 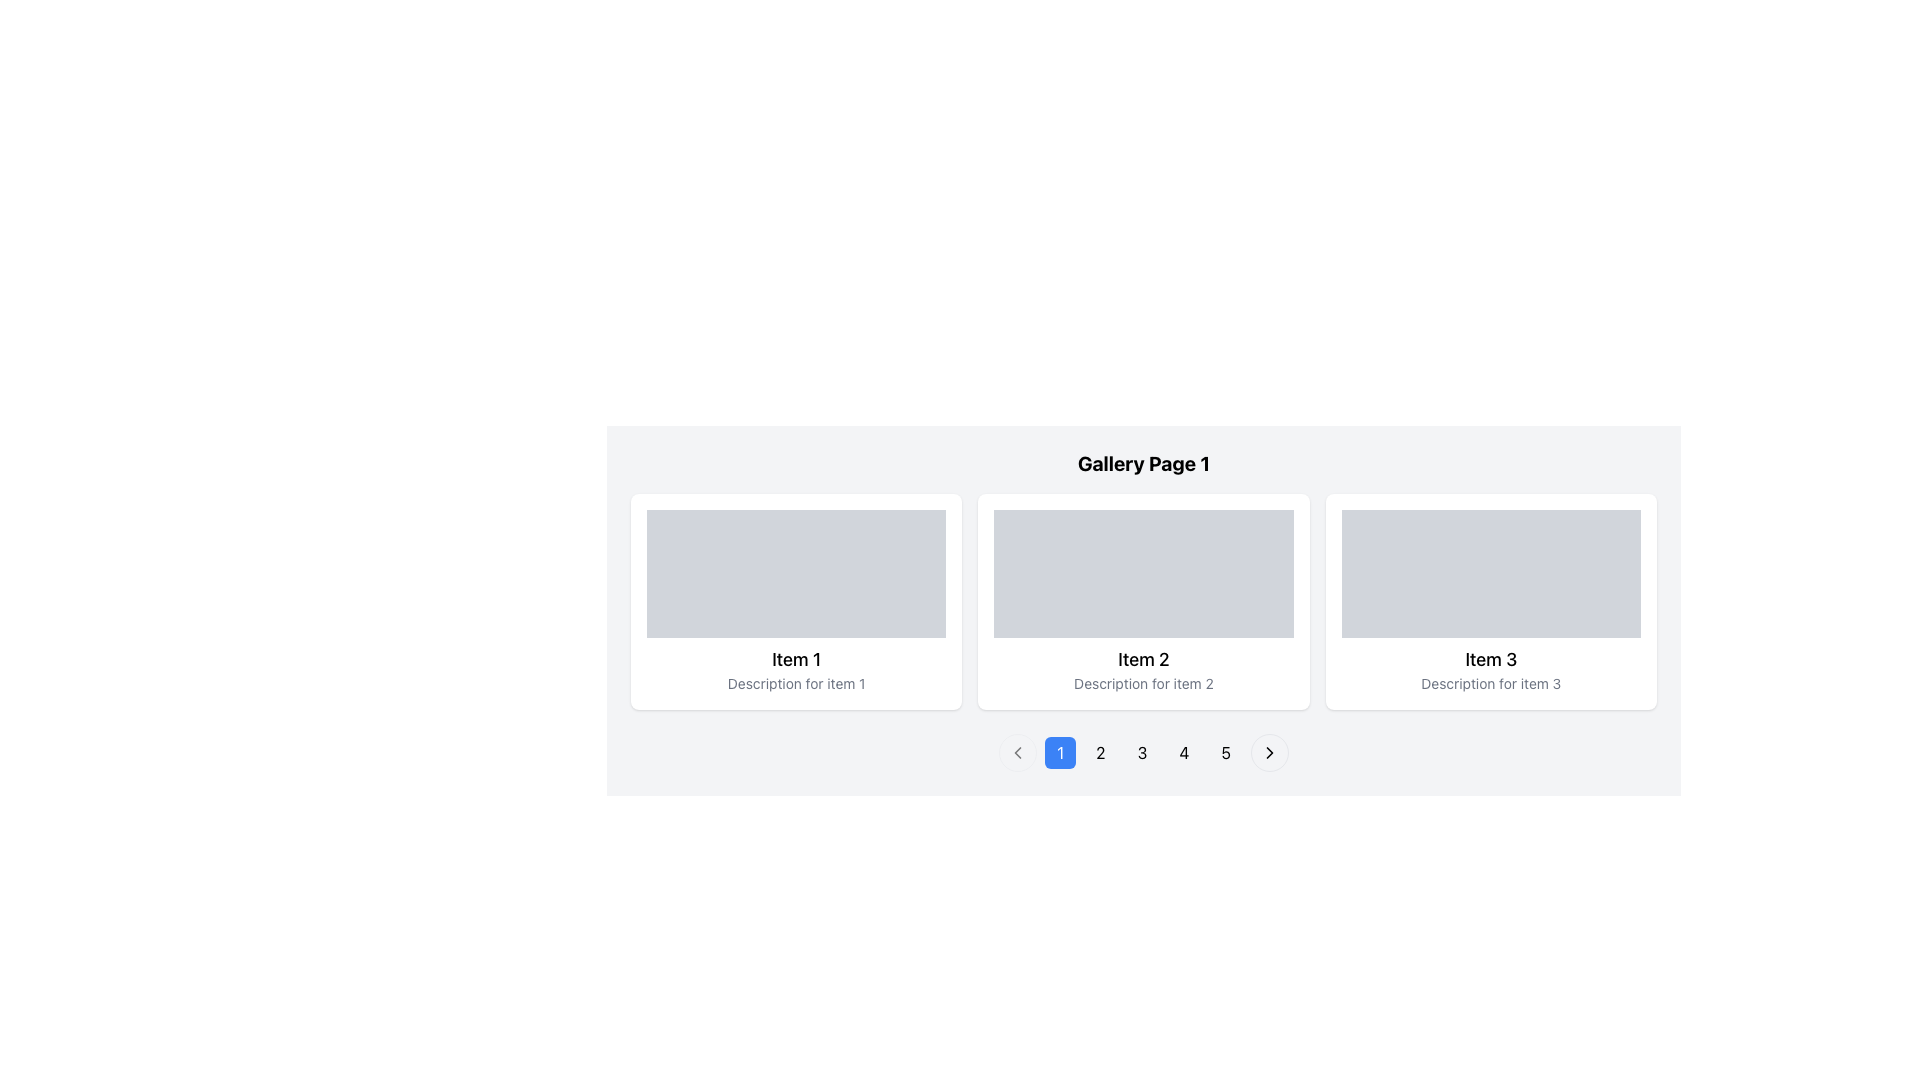 I want to click on the static text element that contains the text 'Item 2', which is styled in a medium-weight font and appears as the title for a card element, so click(x=1143, y=659).